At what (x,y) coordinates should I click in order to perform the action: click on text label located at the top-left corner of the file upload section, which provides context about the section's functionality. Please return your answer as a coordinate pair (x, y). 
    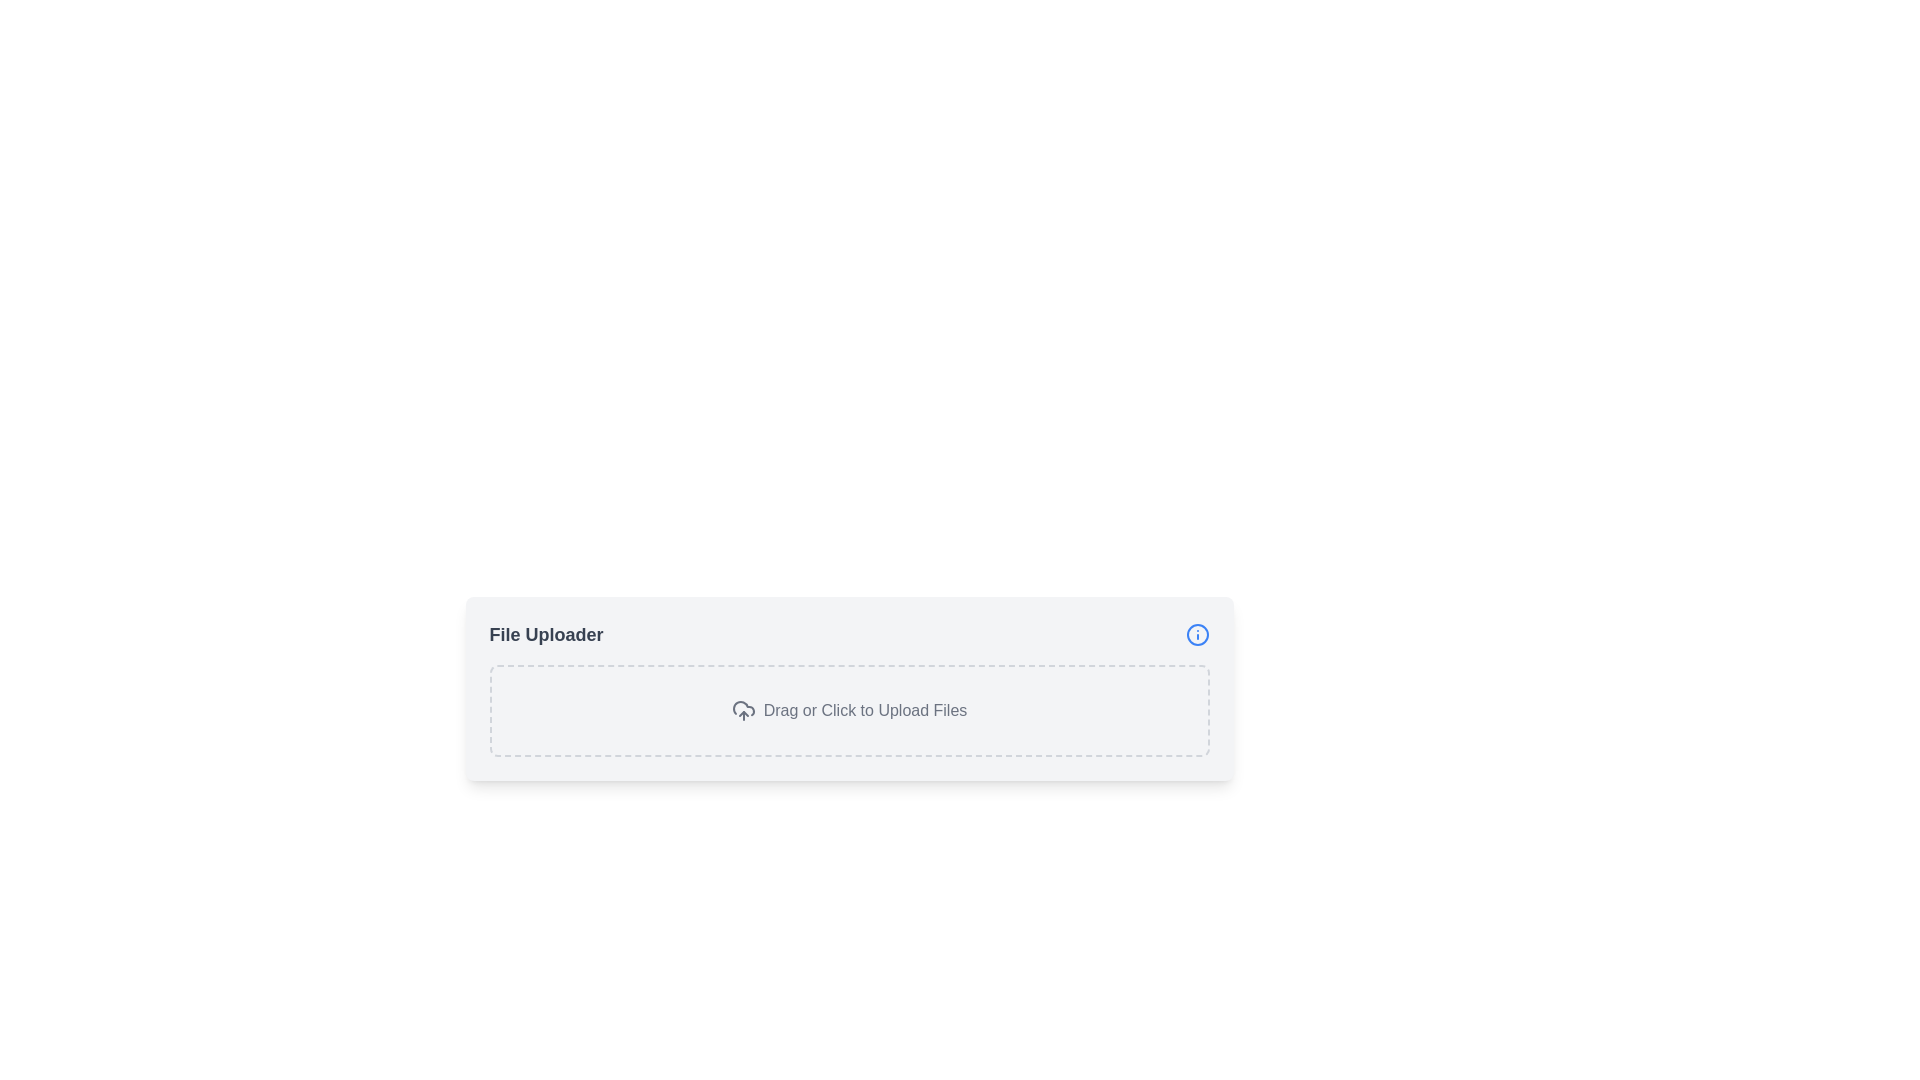
    Looking at the image, I should click on (546, 635).